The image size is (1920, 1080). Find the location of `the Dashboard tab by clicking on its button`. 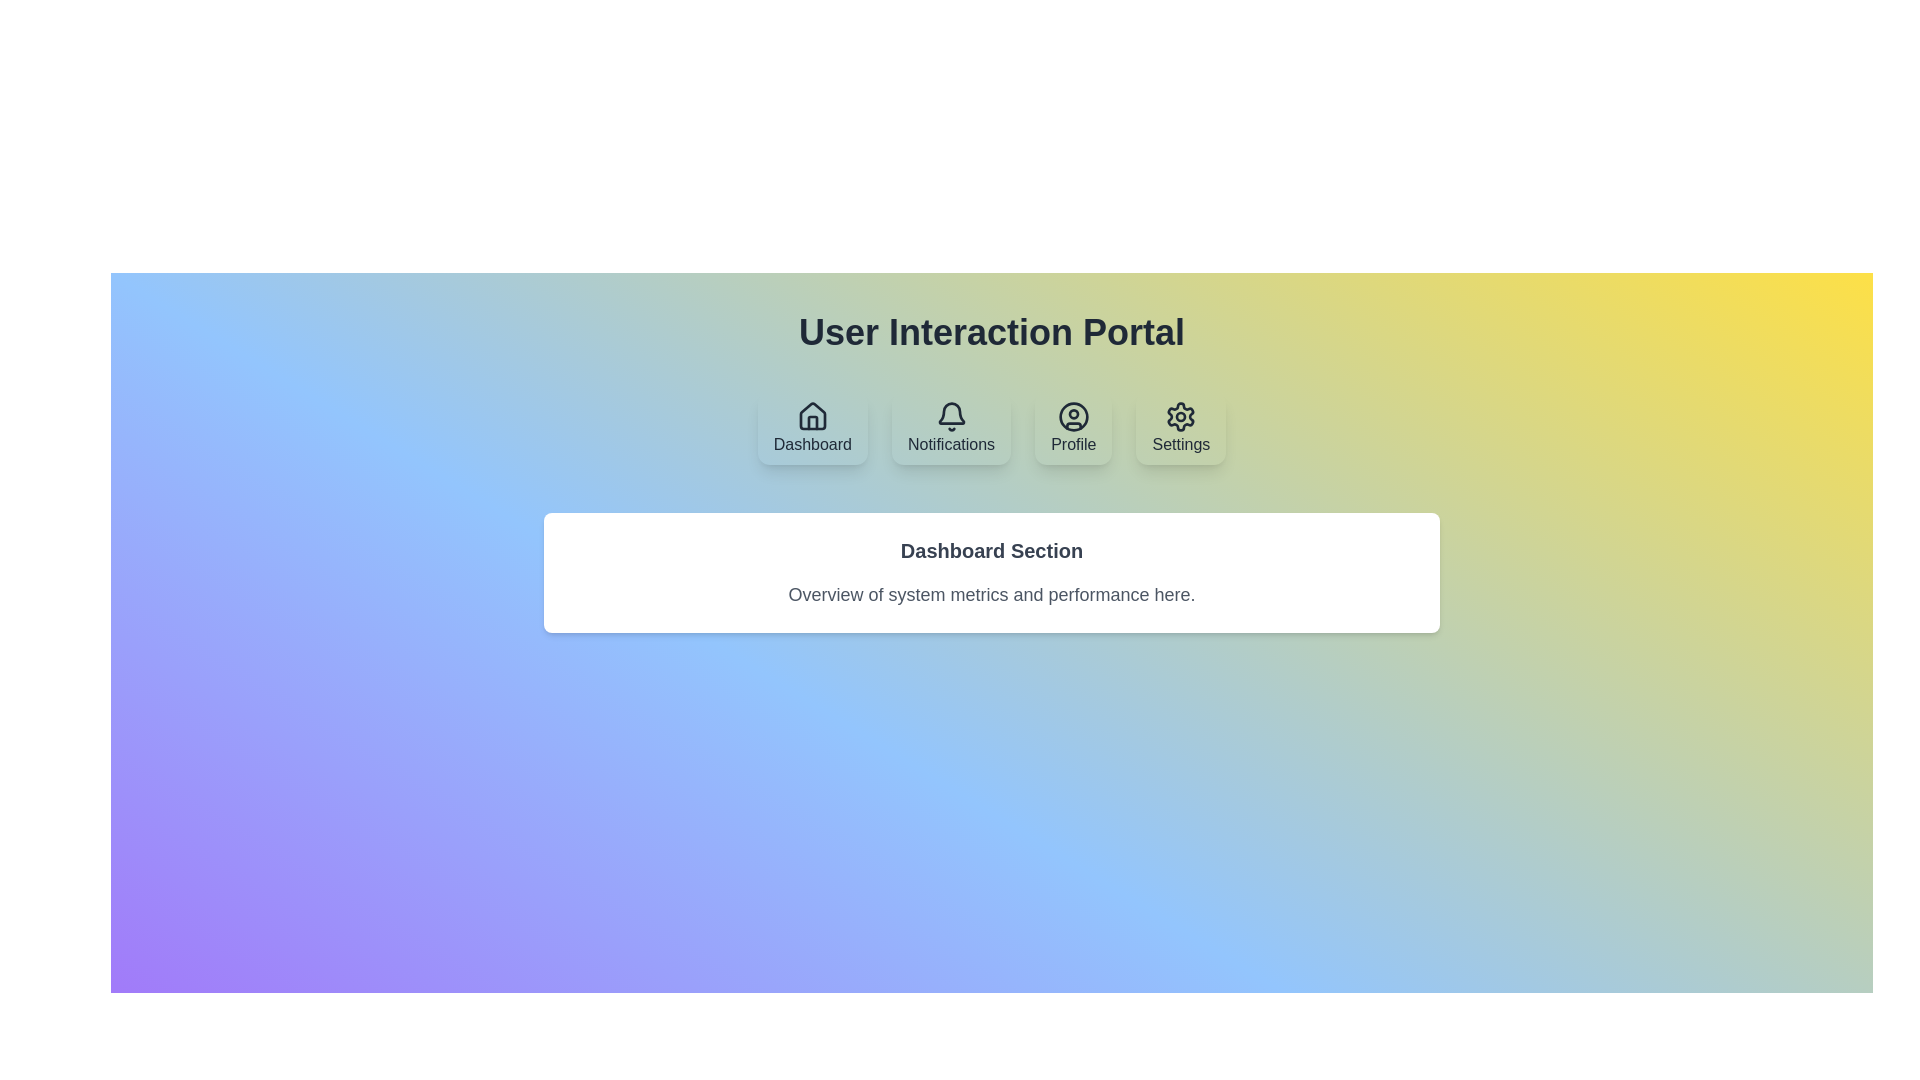

the Dashboard tab by clicking on its button is located at coordinates (812, 427).